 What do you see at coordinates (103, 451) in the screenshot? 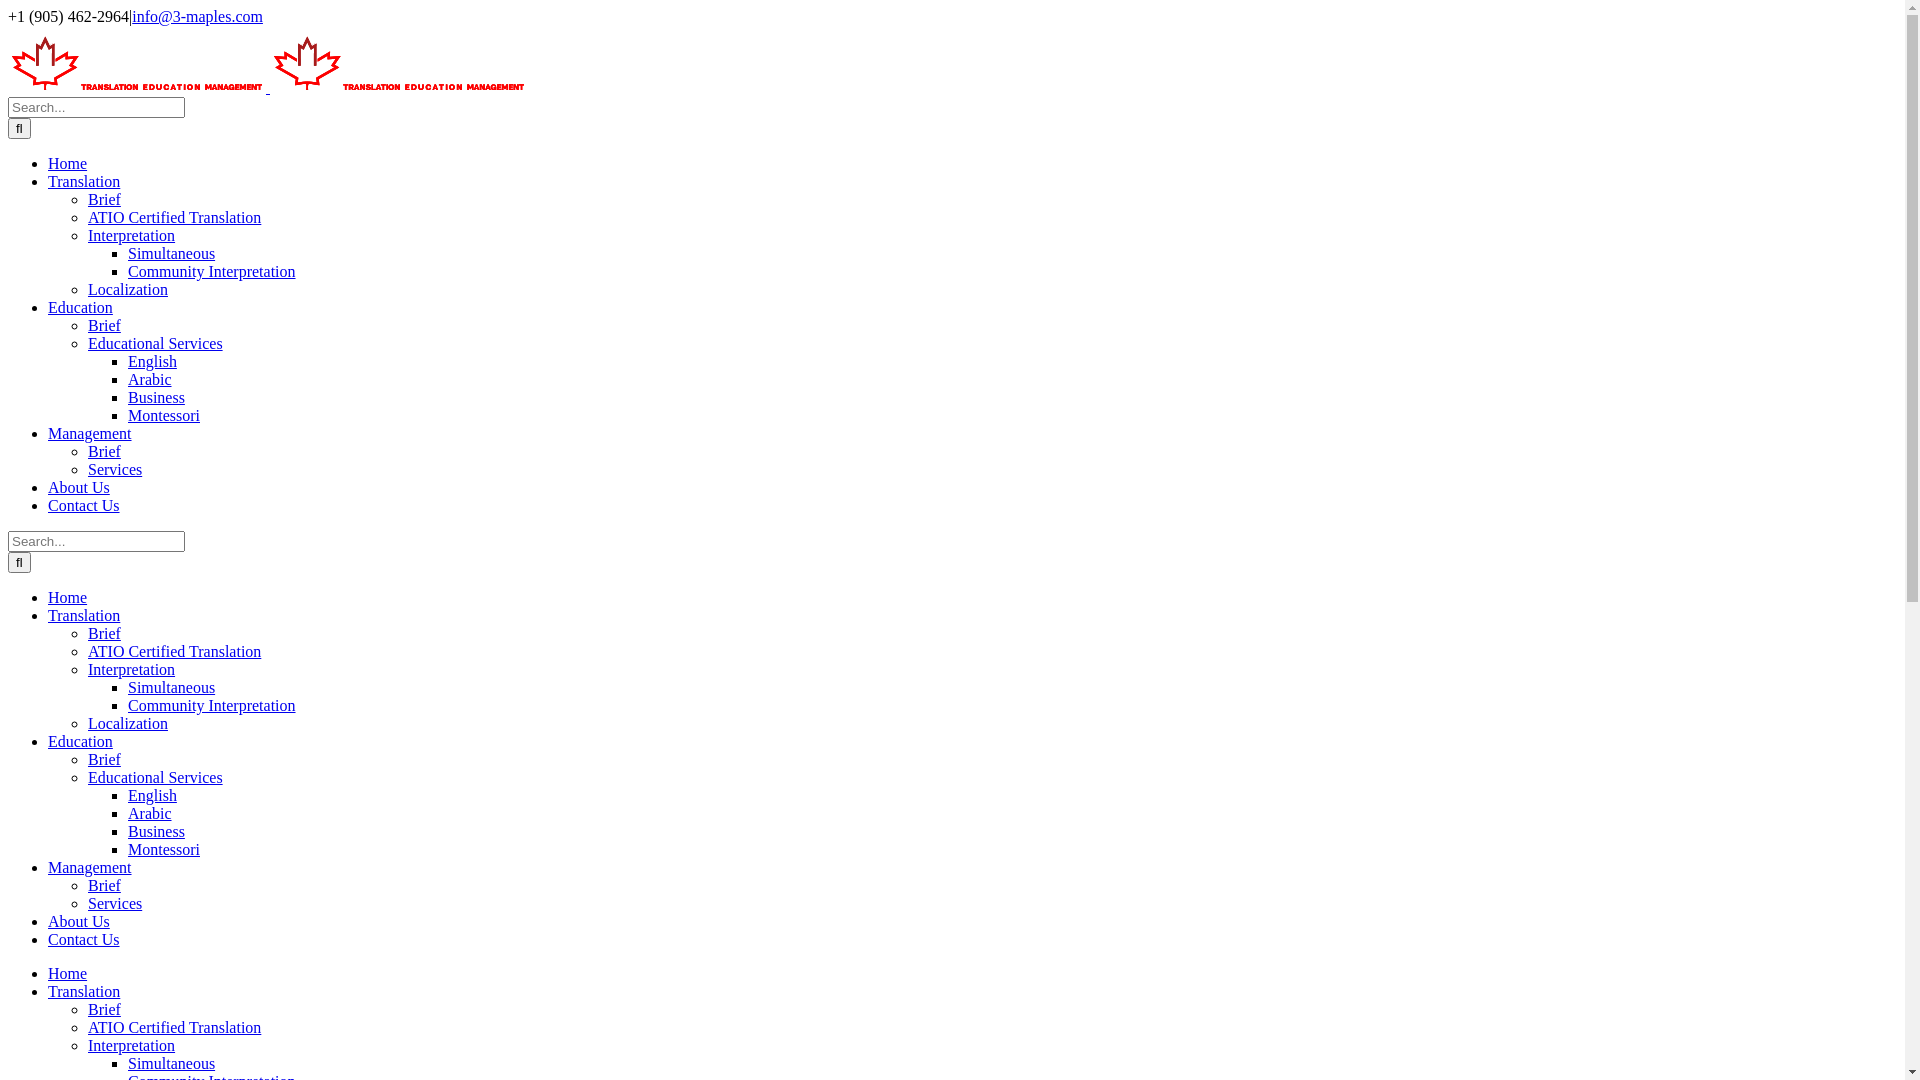
I see `'Brief'` at bounding box center [103, 451].